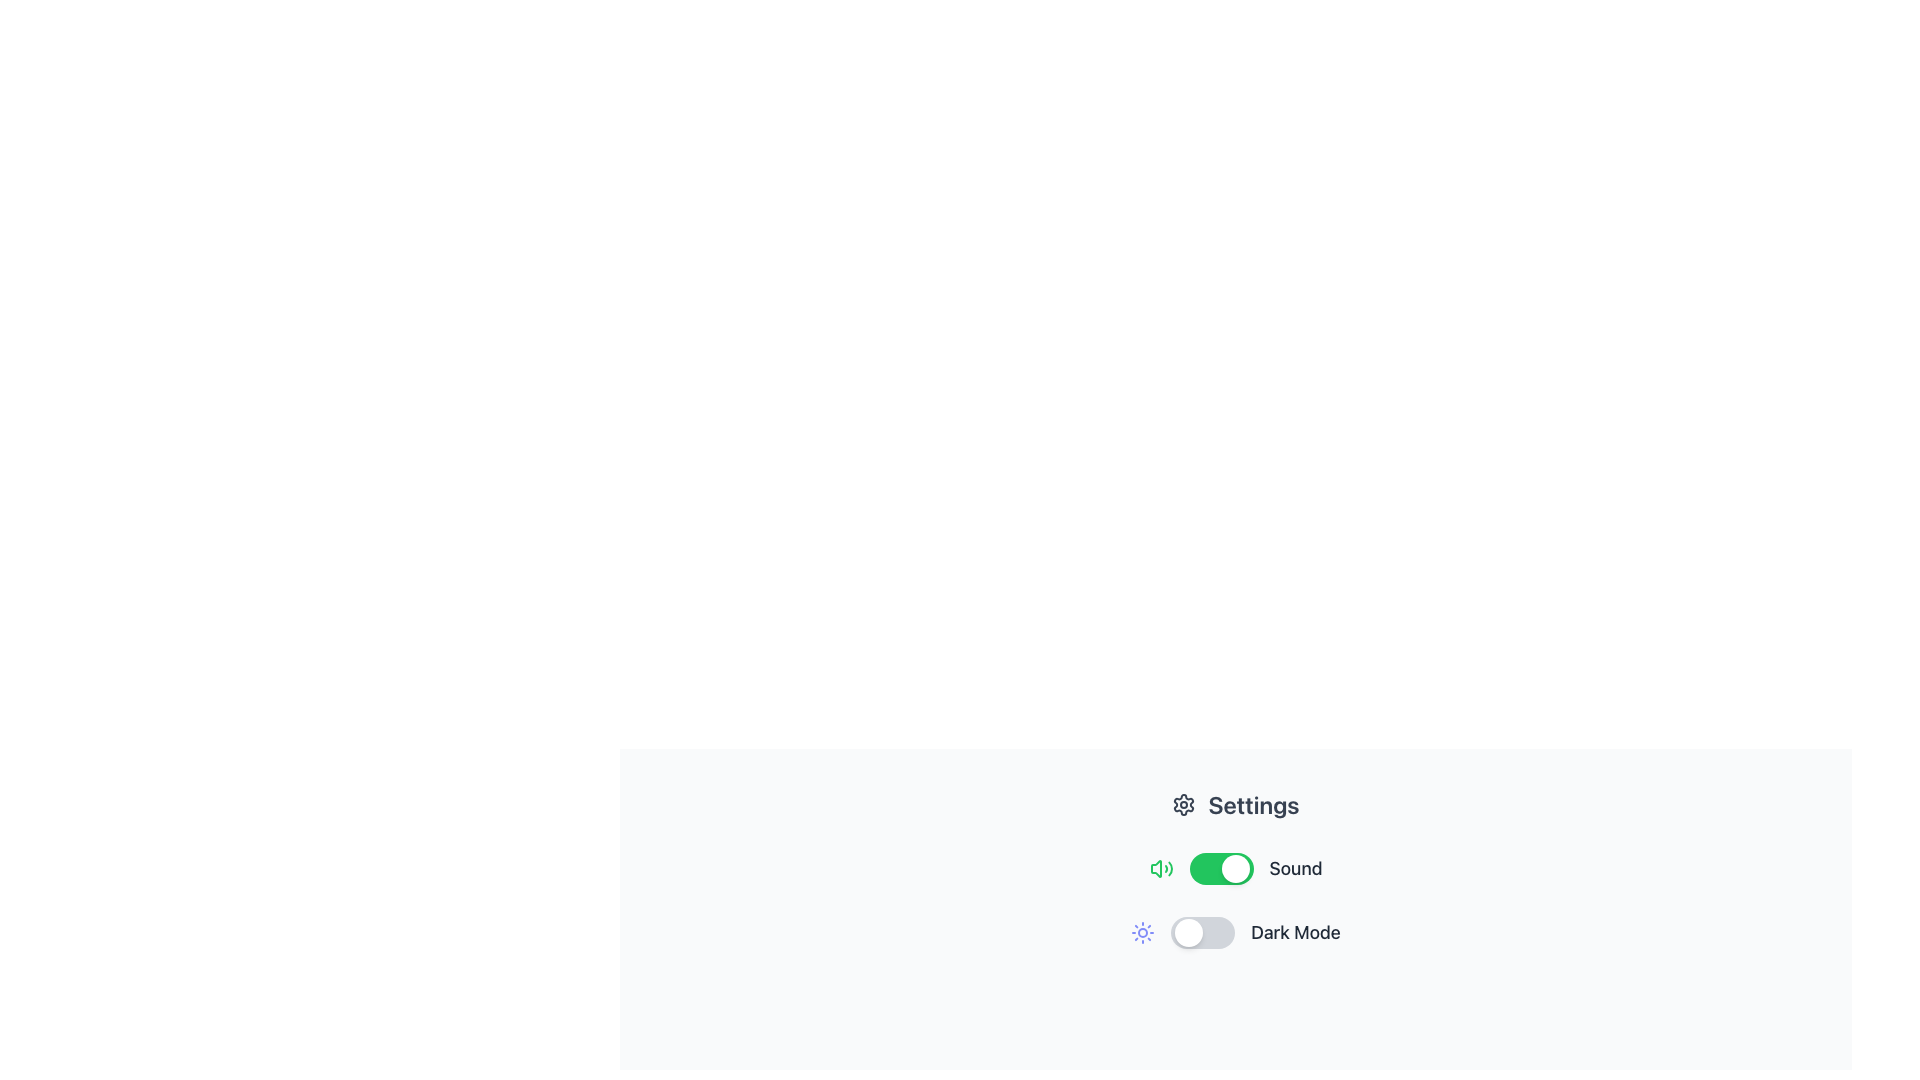 Image resolution: width=1920 pixels, height=1080 pixels. What do you see at coordinates (1235, 867) in the screenshot?
I see `the toggle switch for sound settings, which is the first toggle switch beneath the 'Settings' header` at bounding box center [1235, 867].